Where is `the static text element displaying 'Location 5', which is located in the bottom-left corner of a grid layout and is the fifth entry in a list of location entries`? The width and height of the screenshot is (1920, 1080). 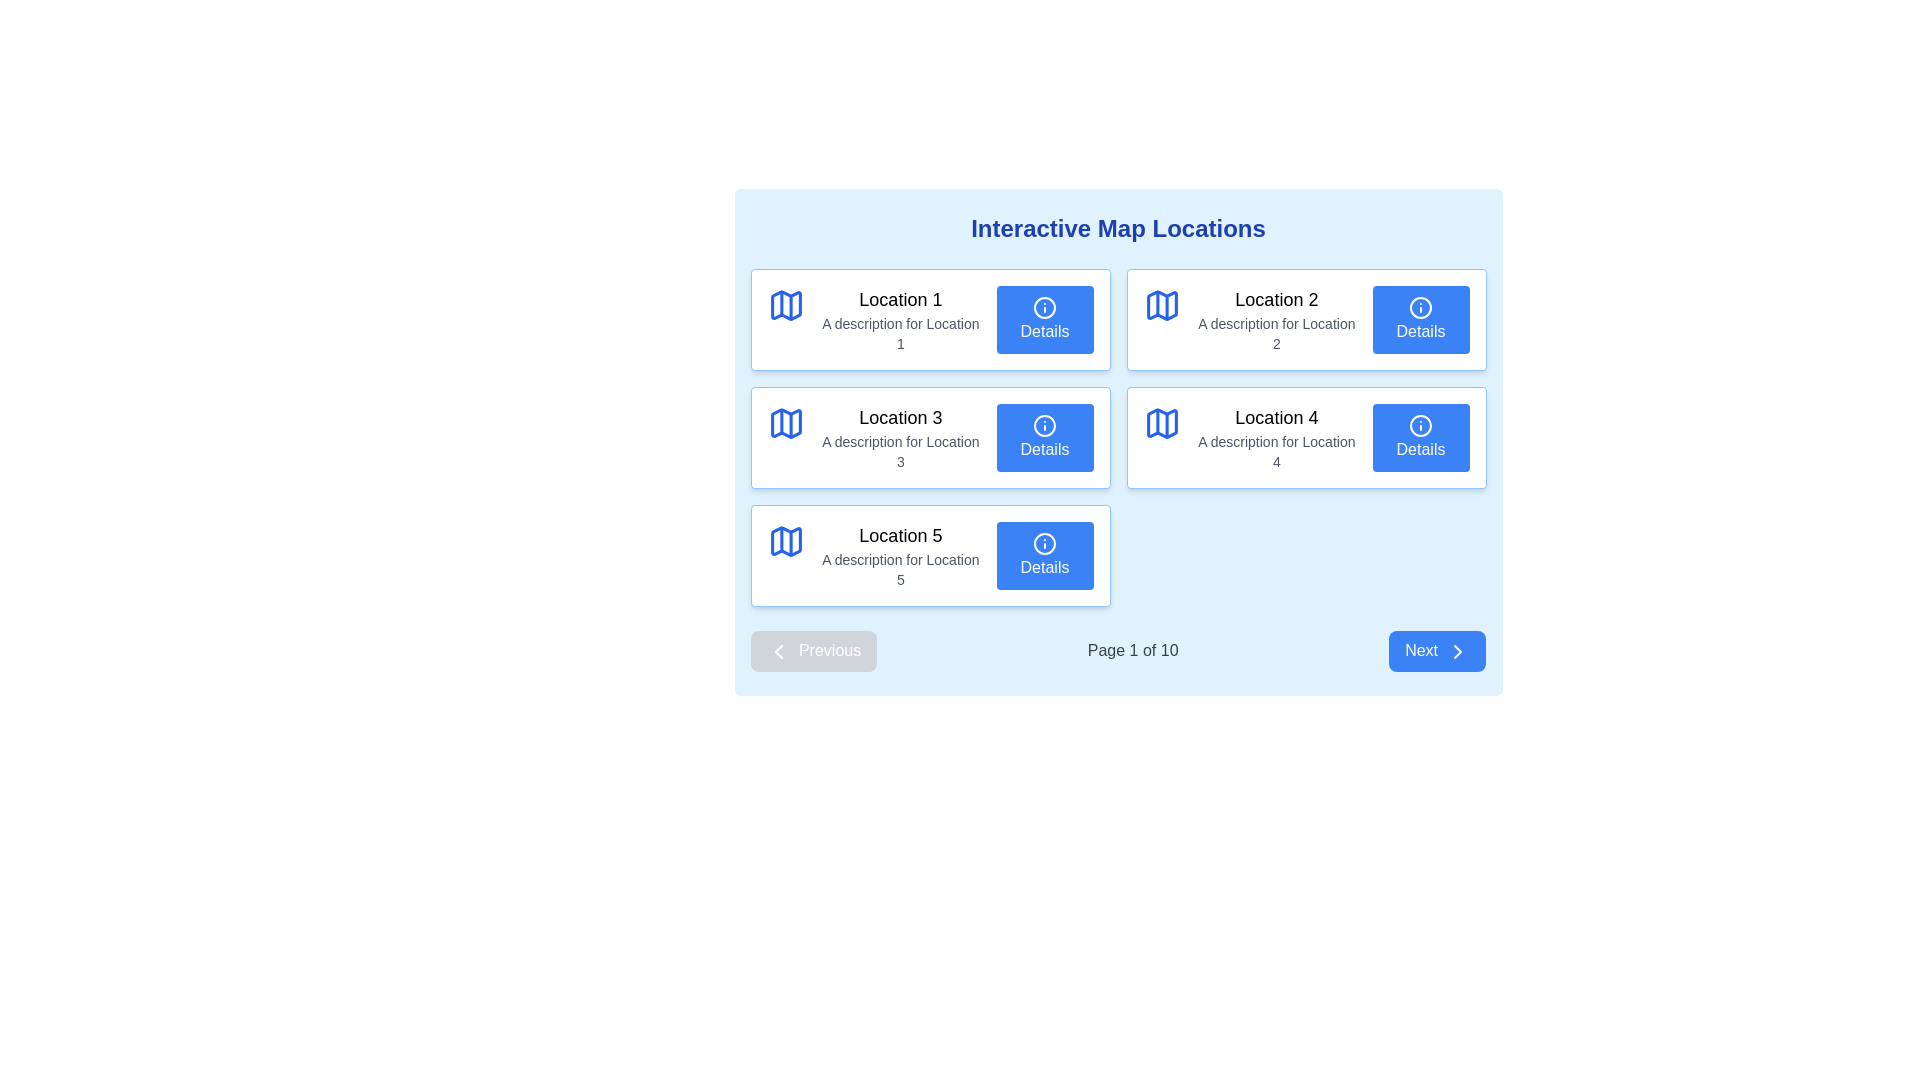
the static text element displaying 'Location 5', which is located in the bottom-left corner of a grid layout and is the fifth entry in a list of location entries is located at coordinates (899, 555).